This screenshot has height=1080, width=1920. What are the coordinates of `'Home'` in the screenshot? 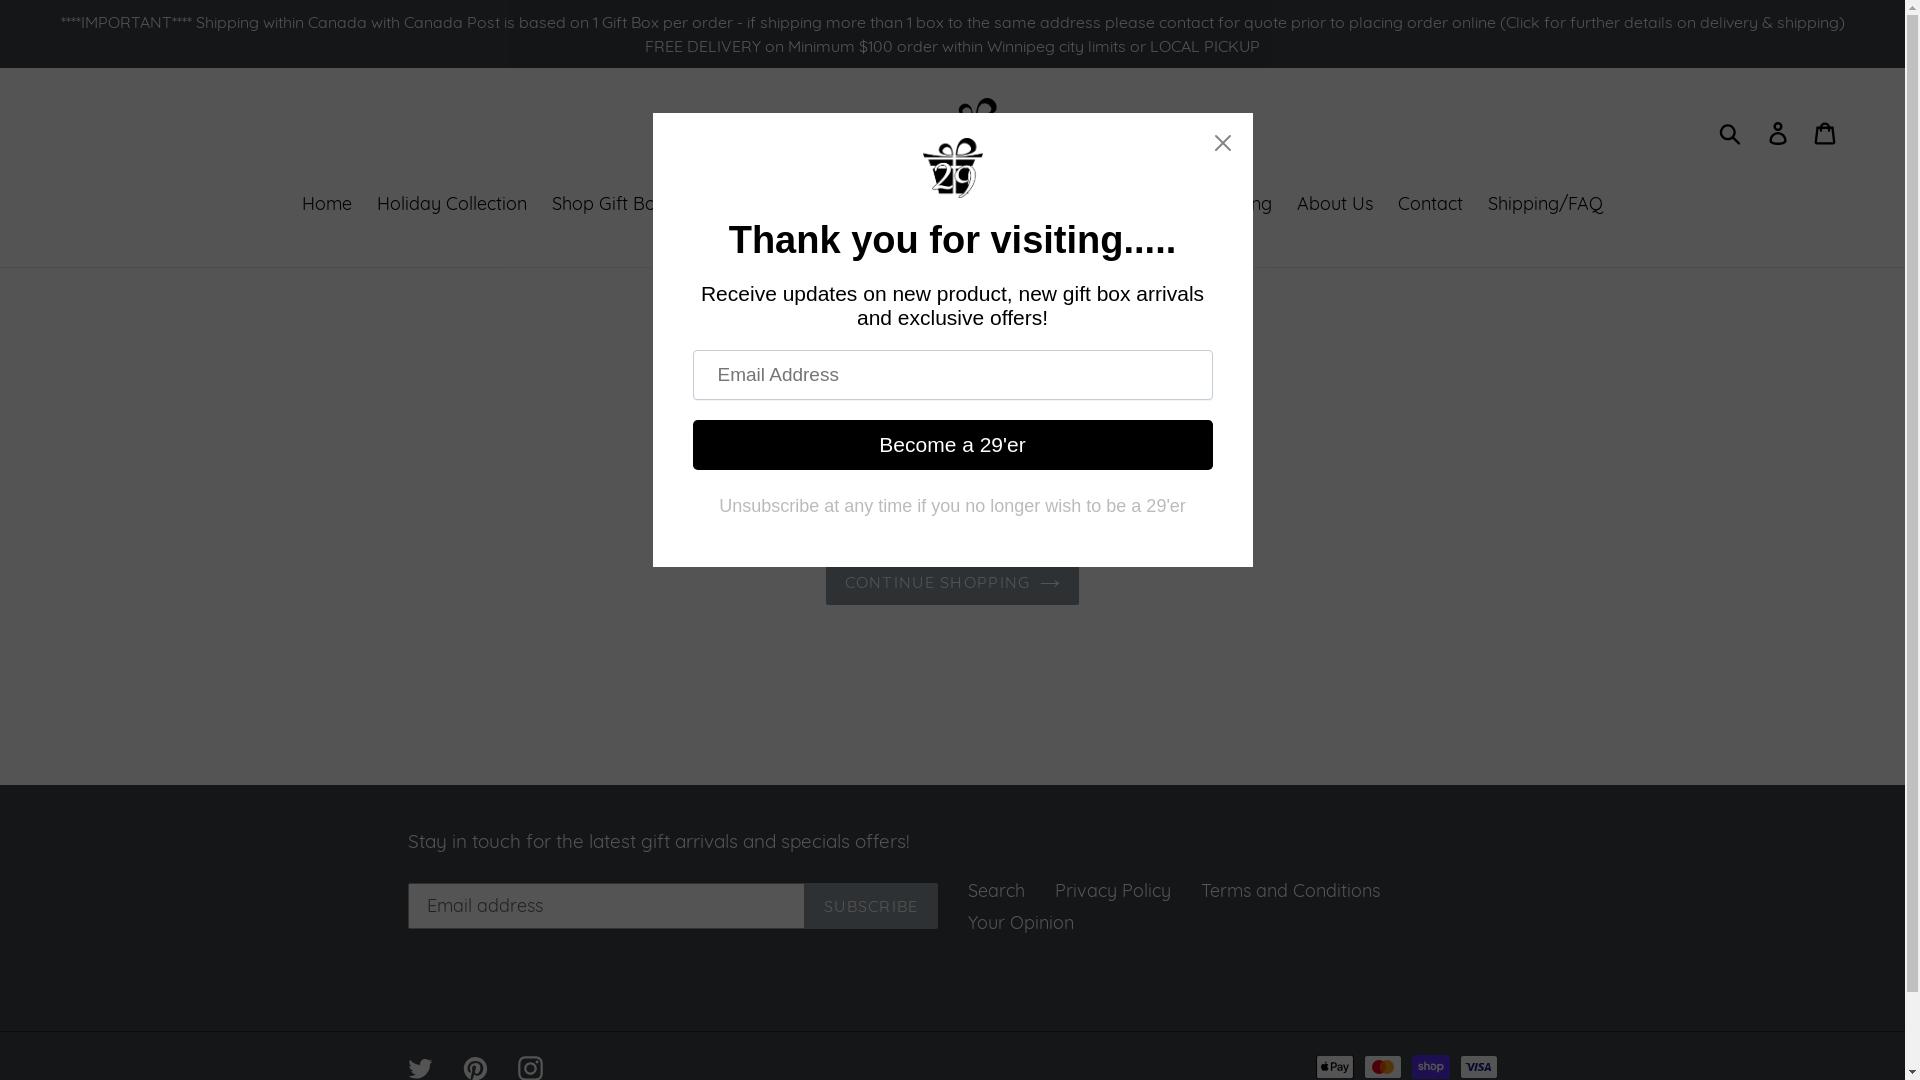 It's located at (291, 204).